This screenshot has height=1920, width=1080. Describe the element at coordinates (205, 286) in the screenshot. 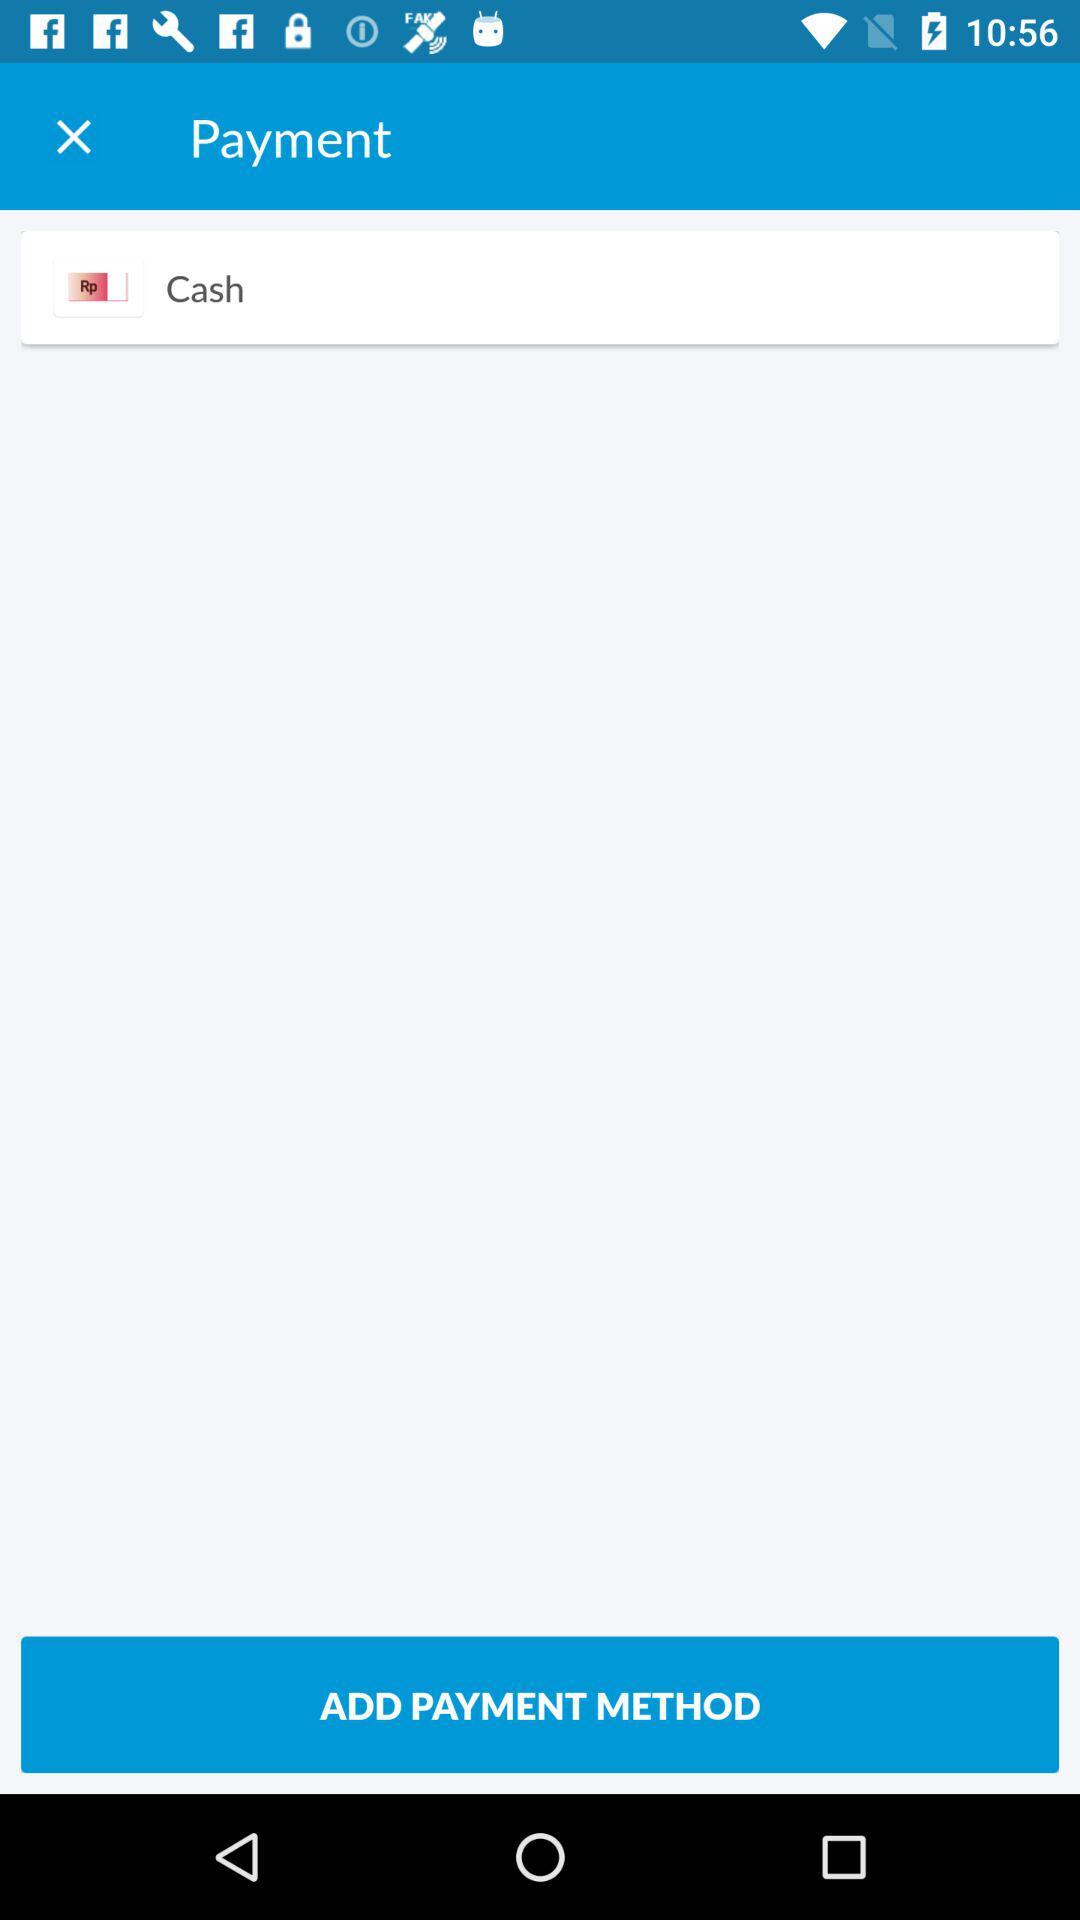

I see `the icon below payment item` at that location.